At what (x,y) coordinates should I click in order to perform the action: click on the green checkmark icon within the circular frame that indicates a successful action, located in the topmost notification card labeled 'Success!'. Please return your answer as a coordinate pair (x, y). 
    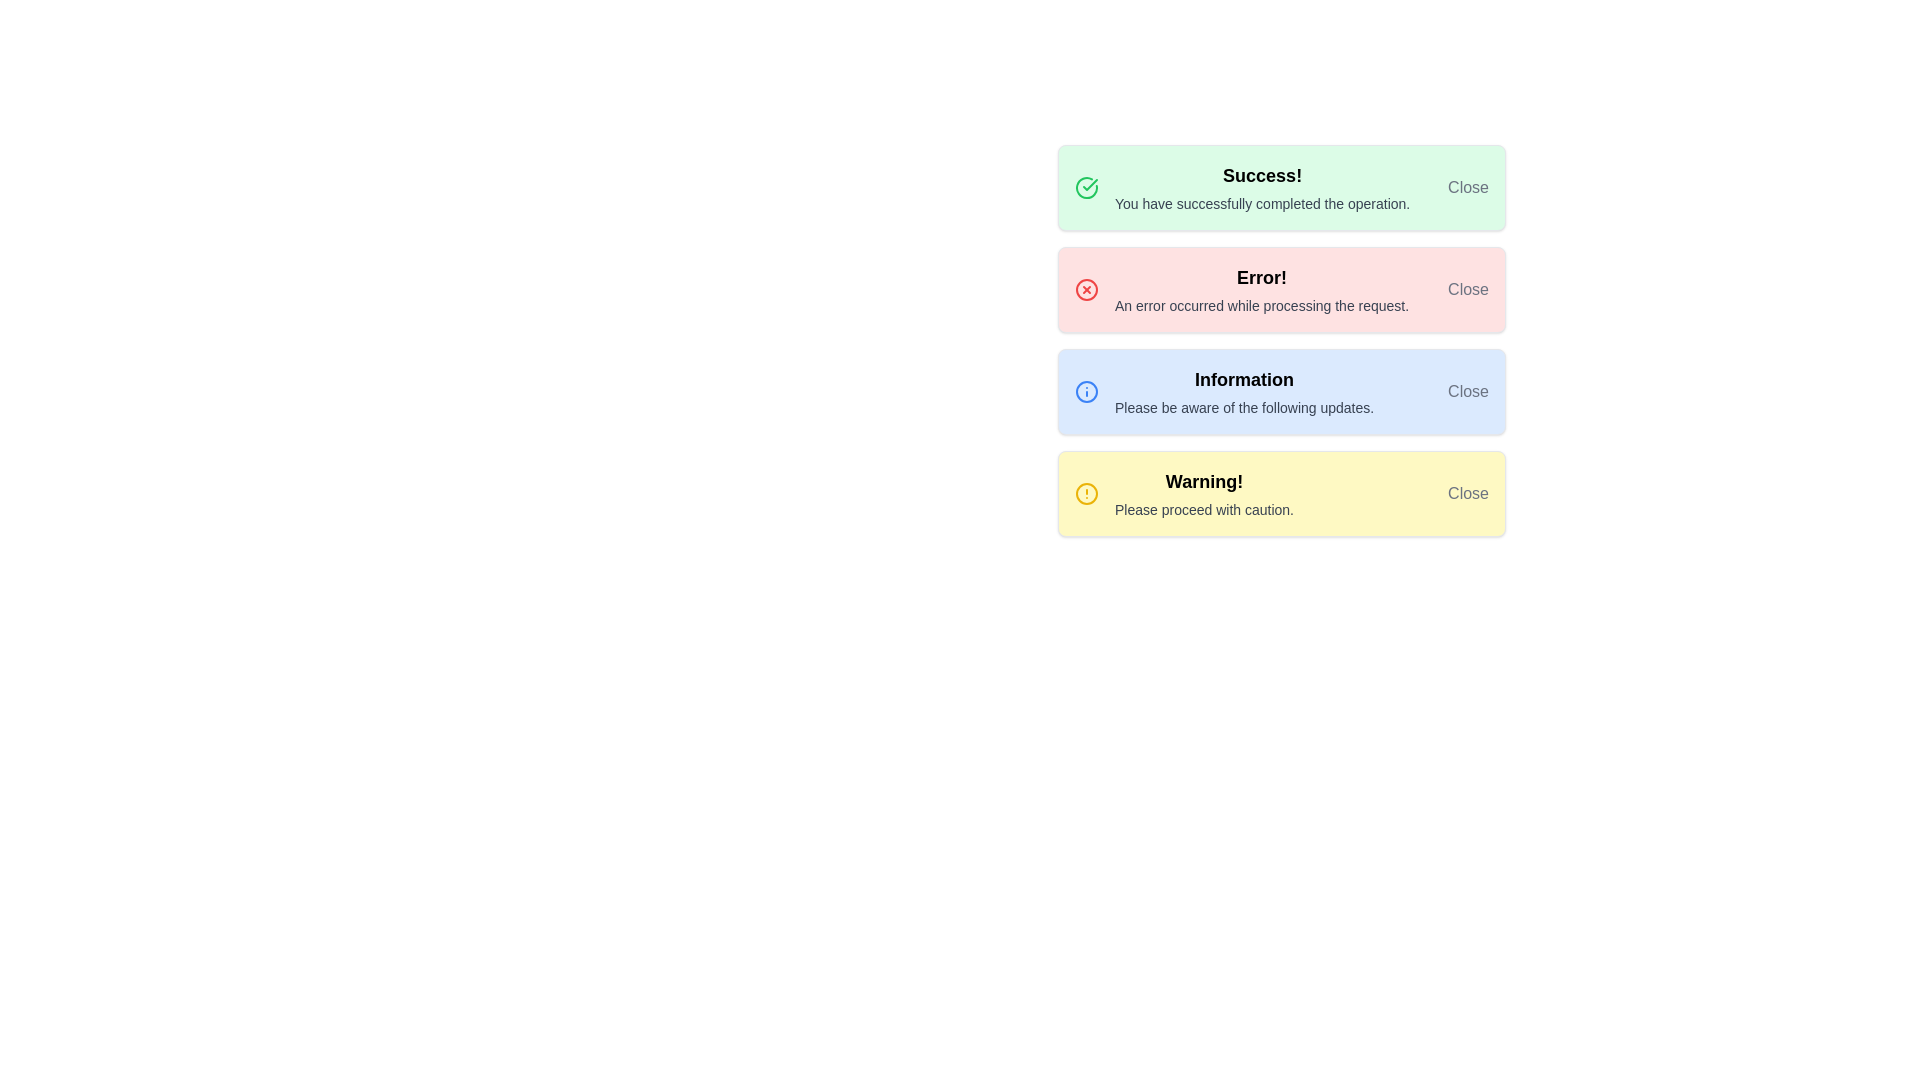
    Looking at the image, I should click on (1085, 188).